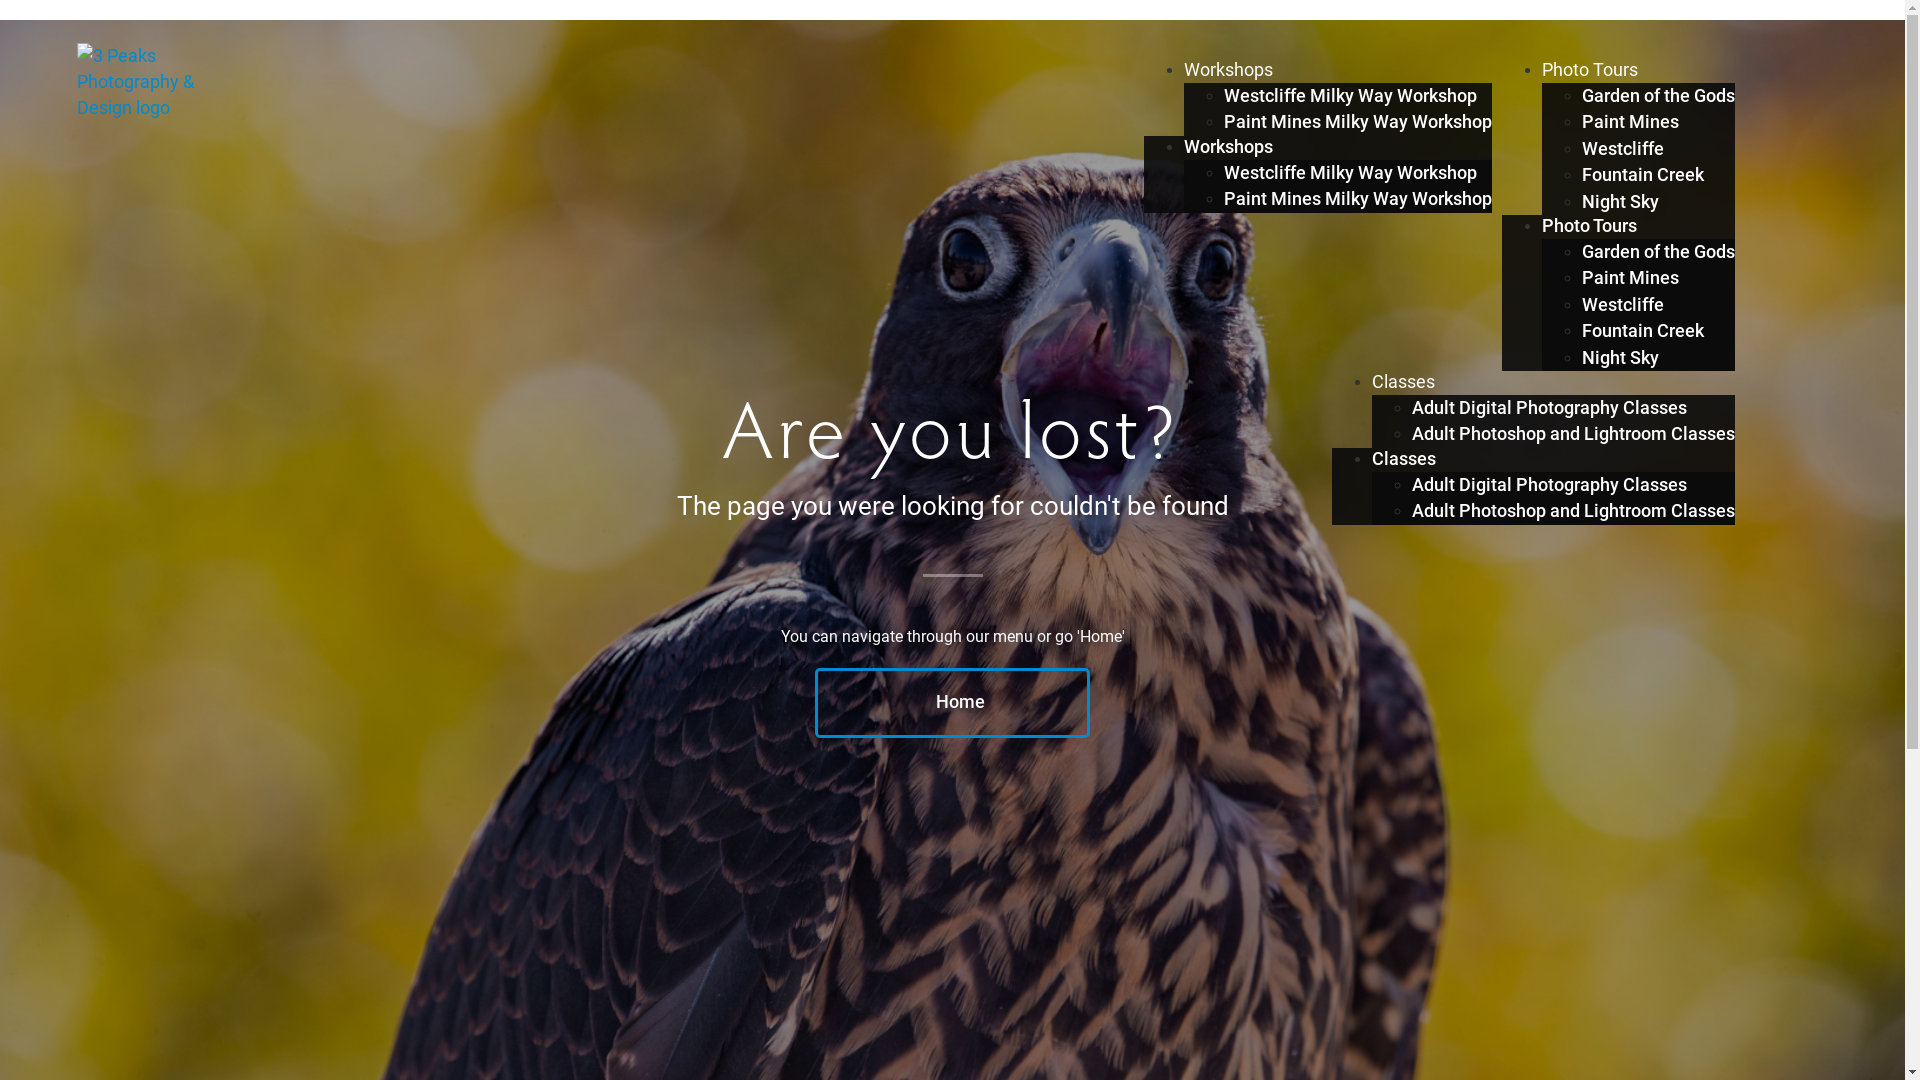 The width and height of the screenshot is (1920, 1080). What do you see at coordinates (1350, 96) in the screenshot?
I see `'Westcliffe Milky Way Workshop'` at bounding box center [1350, 96].